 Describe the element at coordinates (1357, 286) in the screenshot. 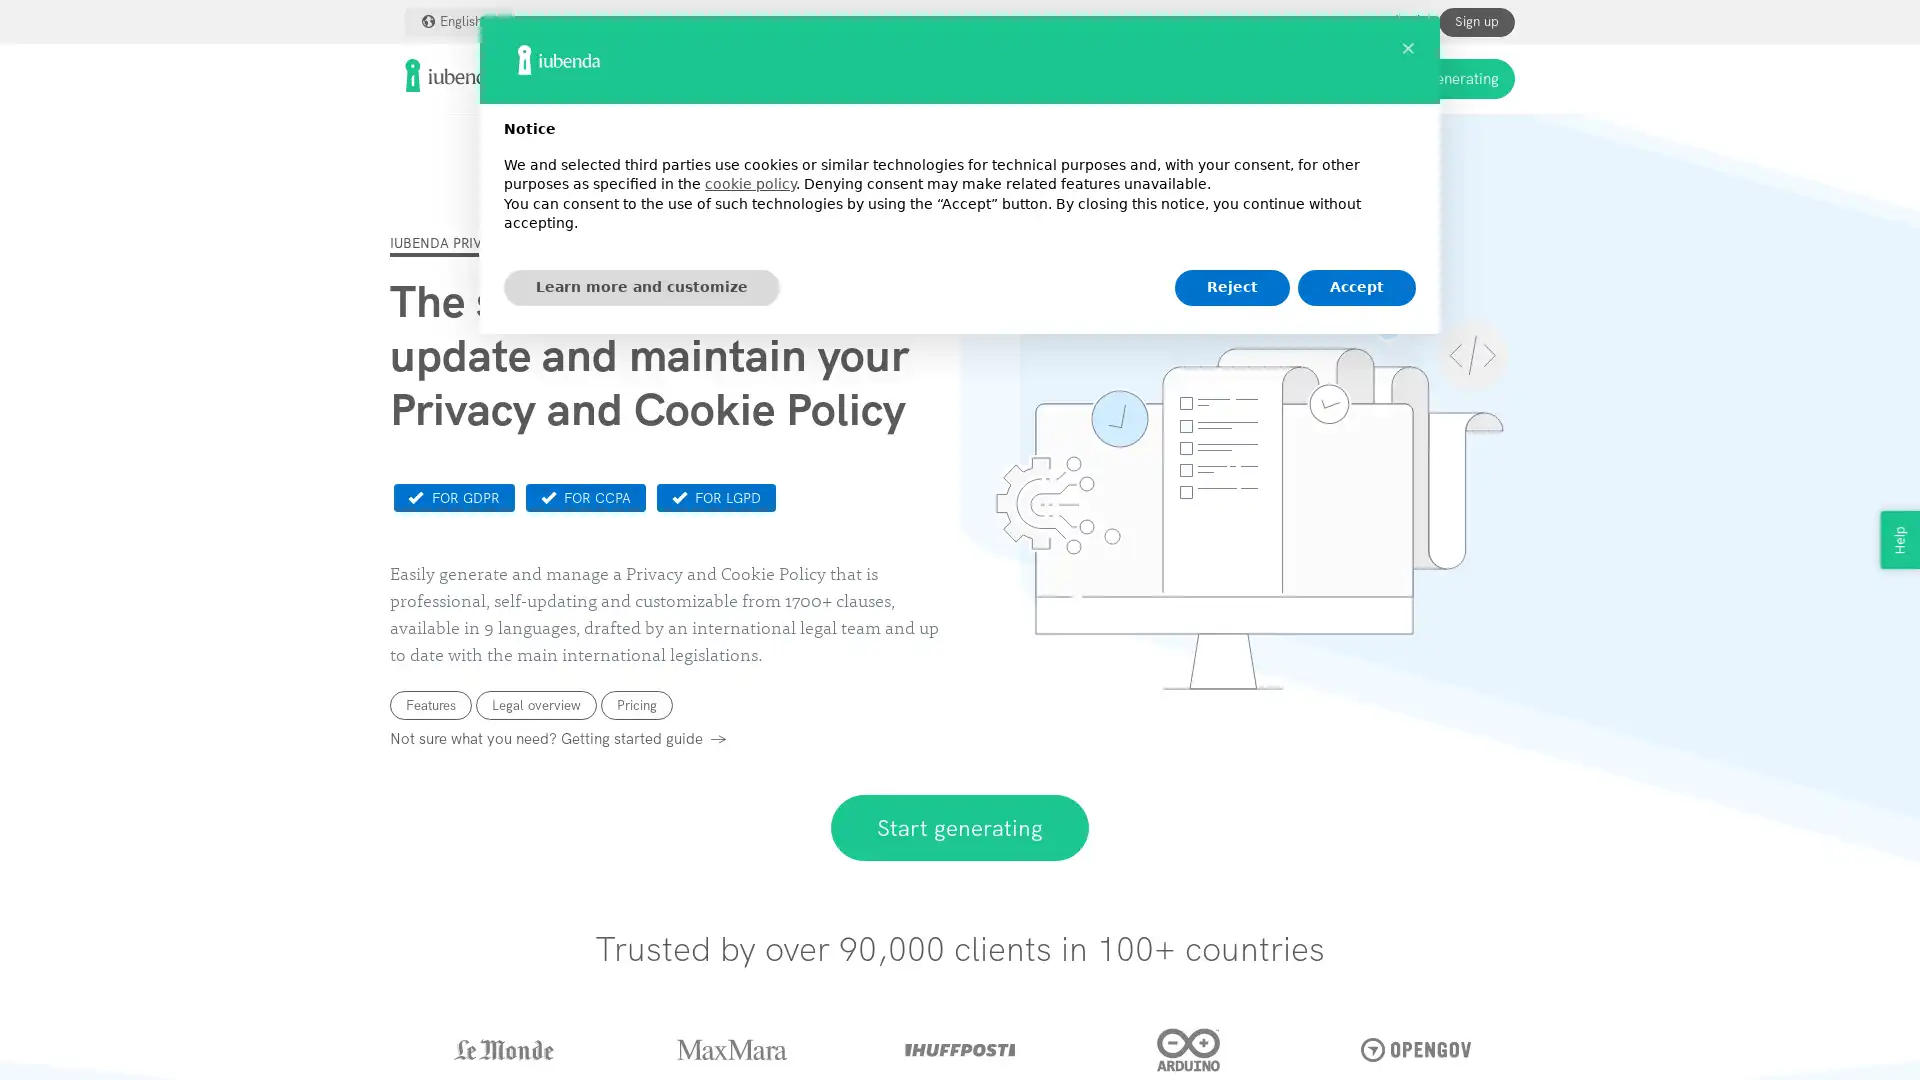

I see `Accept` at that location.